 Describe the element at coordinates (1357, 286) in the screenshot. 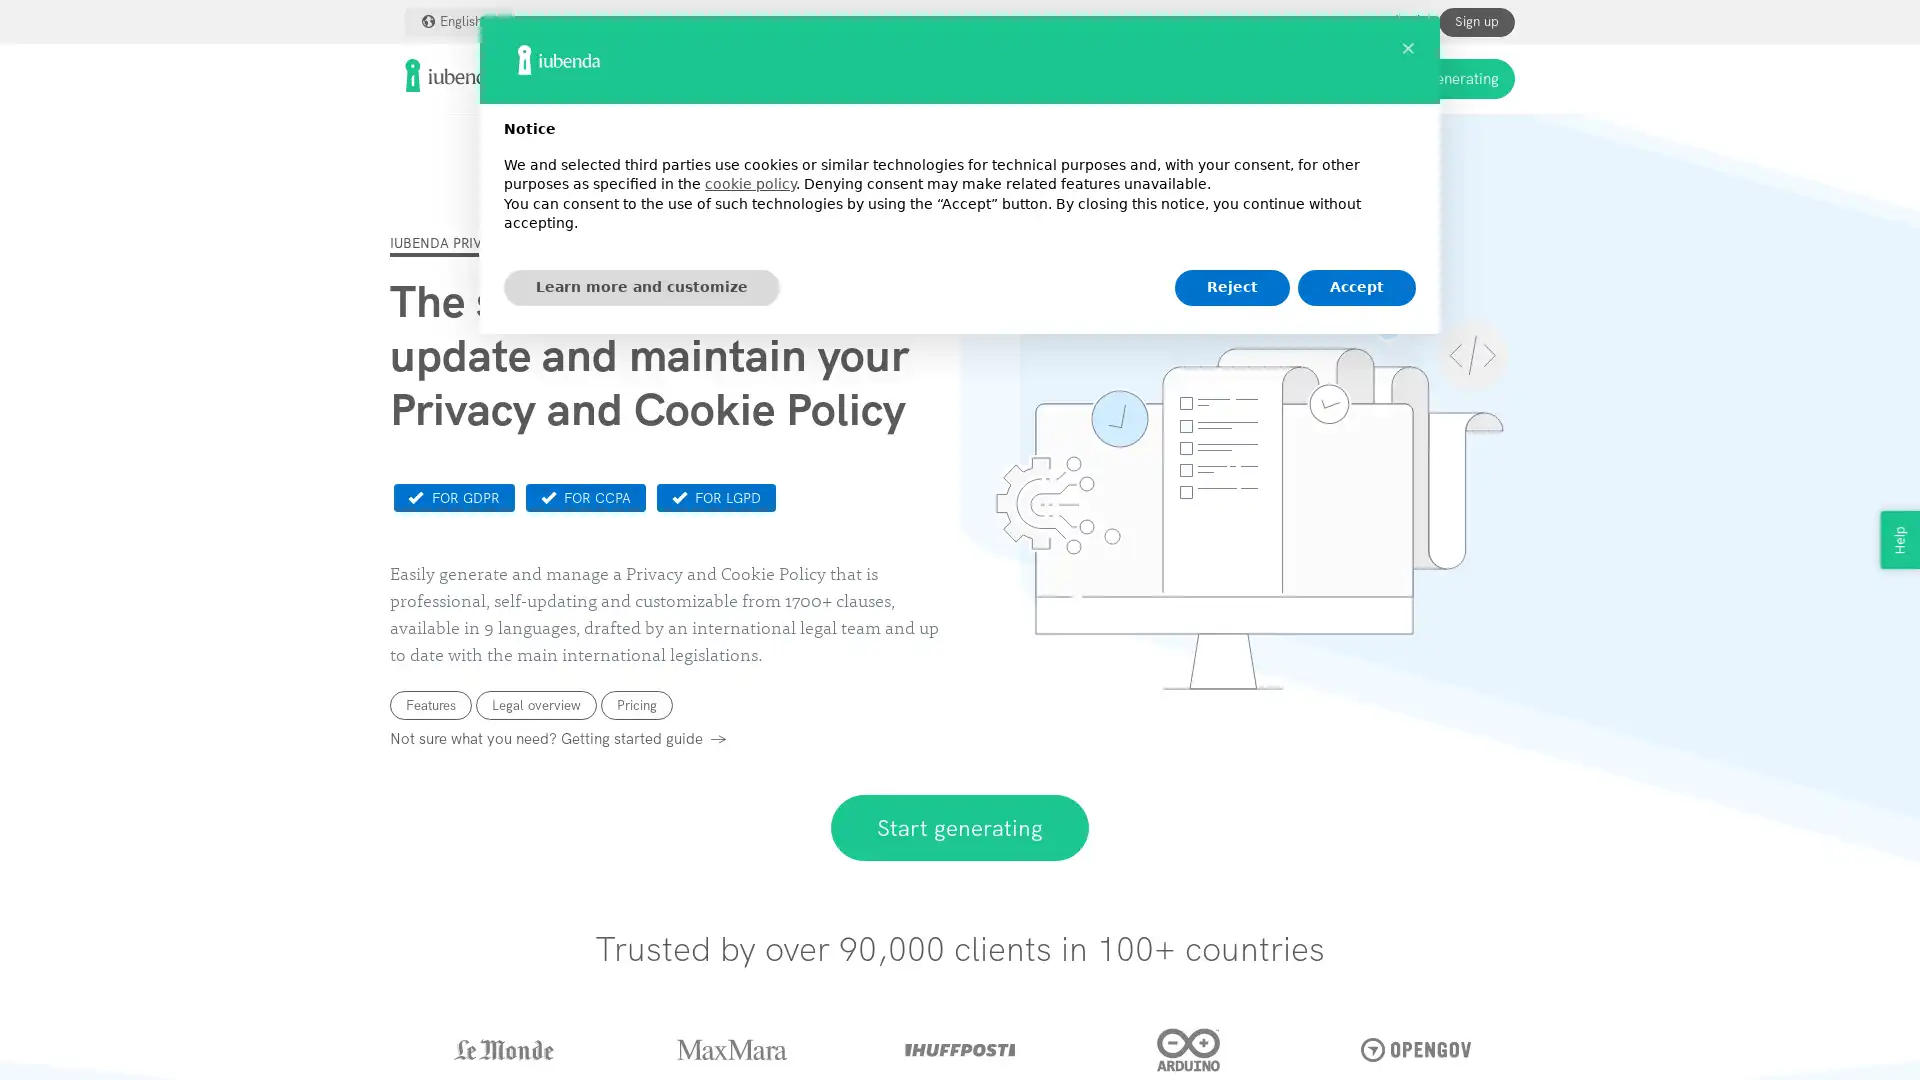

I see `Accept` at that location.